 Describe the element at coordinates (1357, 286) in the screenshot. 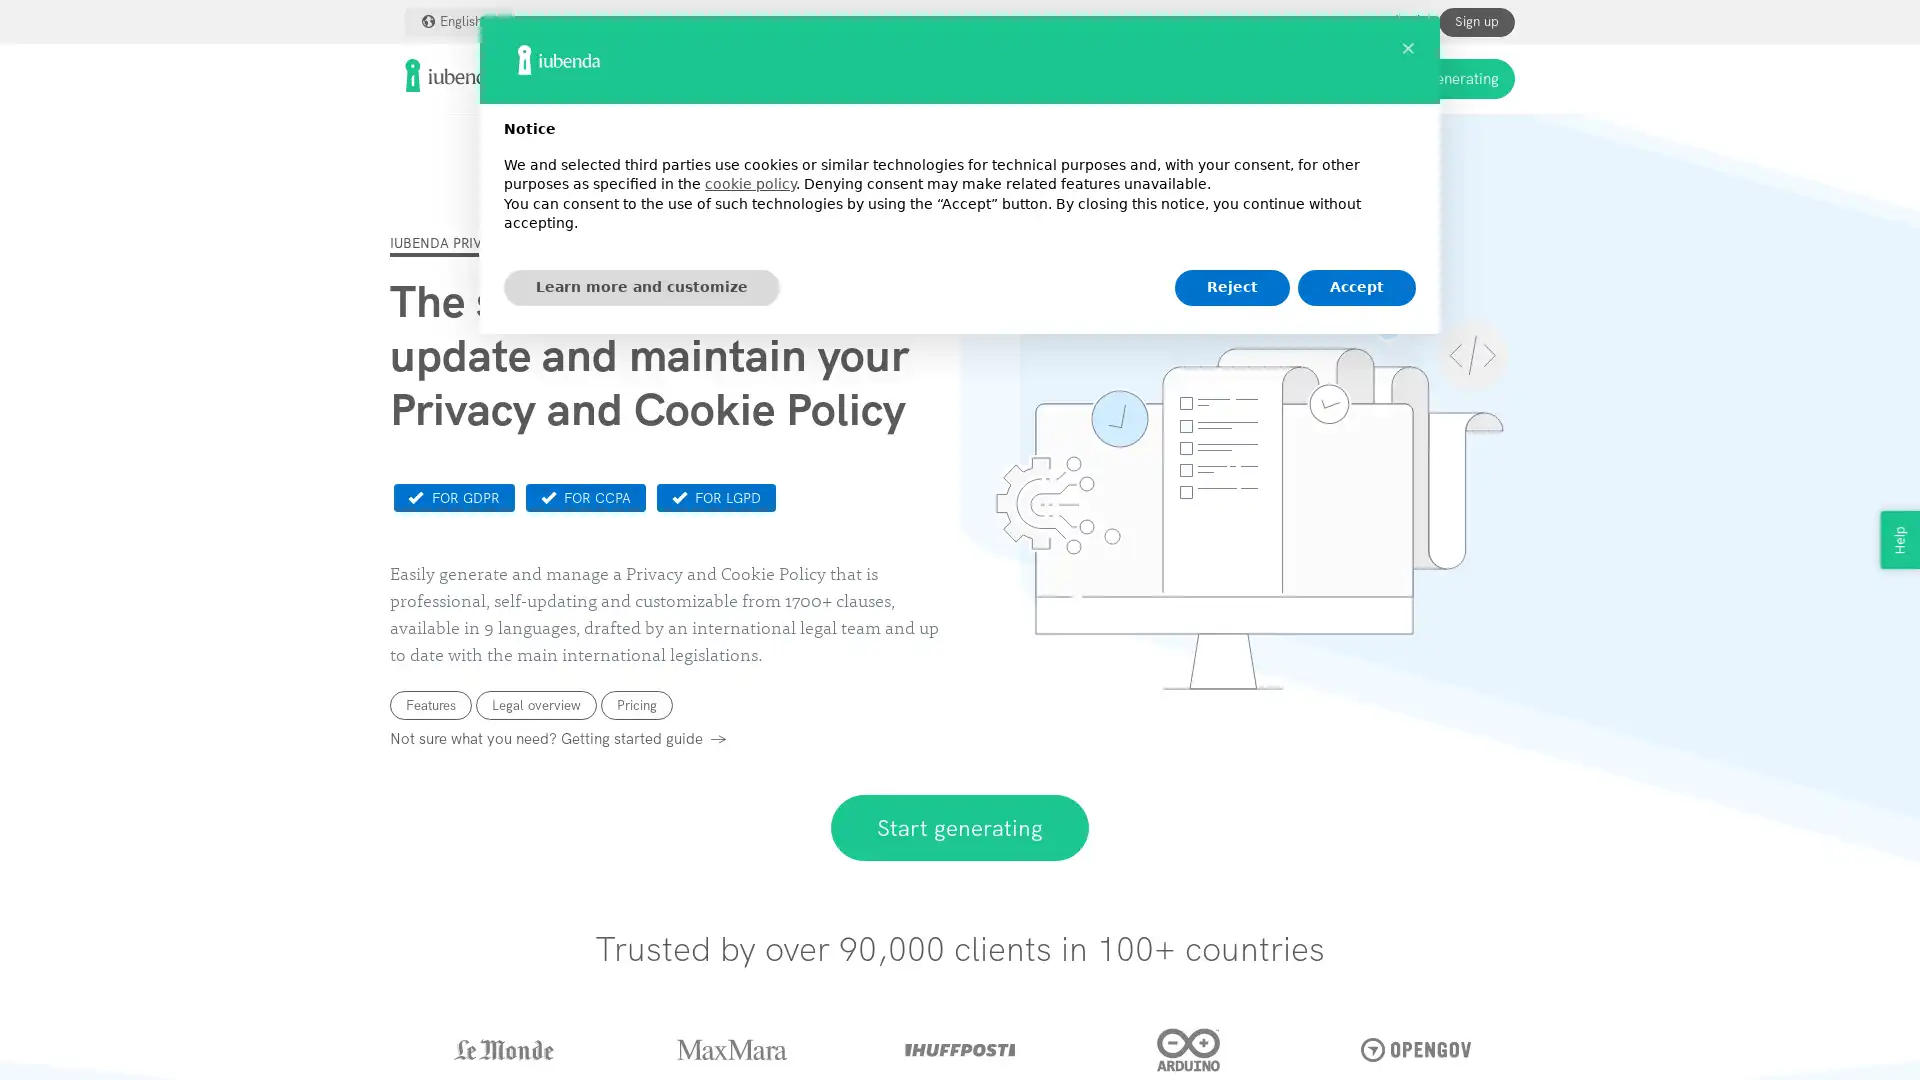

I see `Accept` at that location.